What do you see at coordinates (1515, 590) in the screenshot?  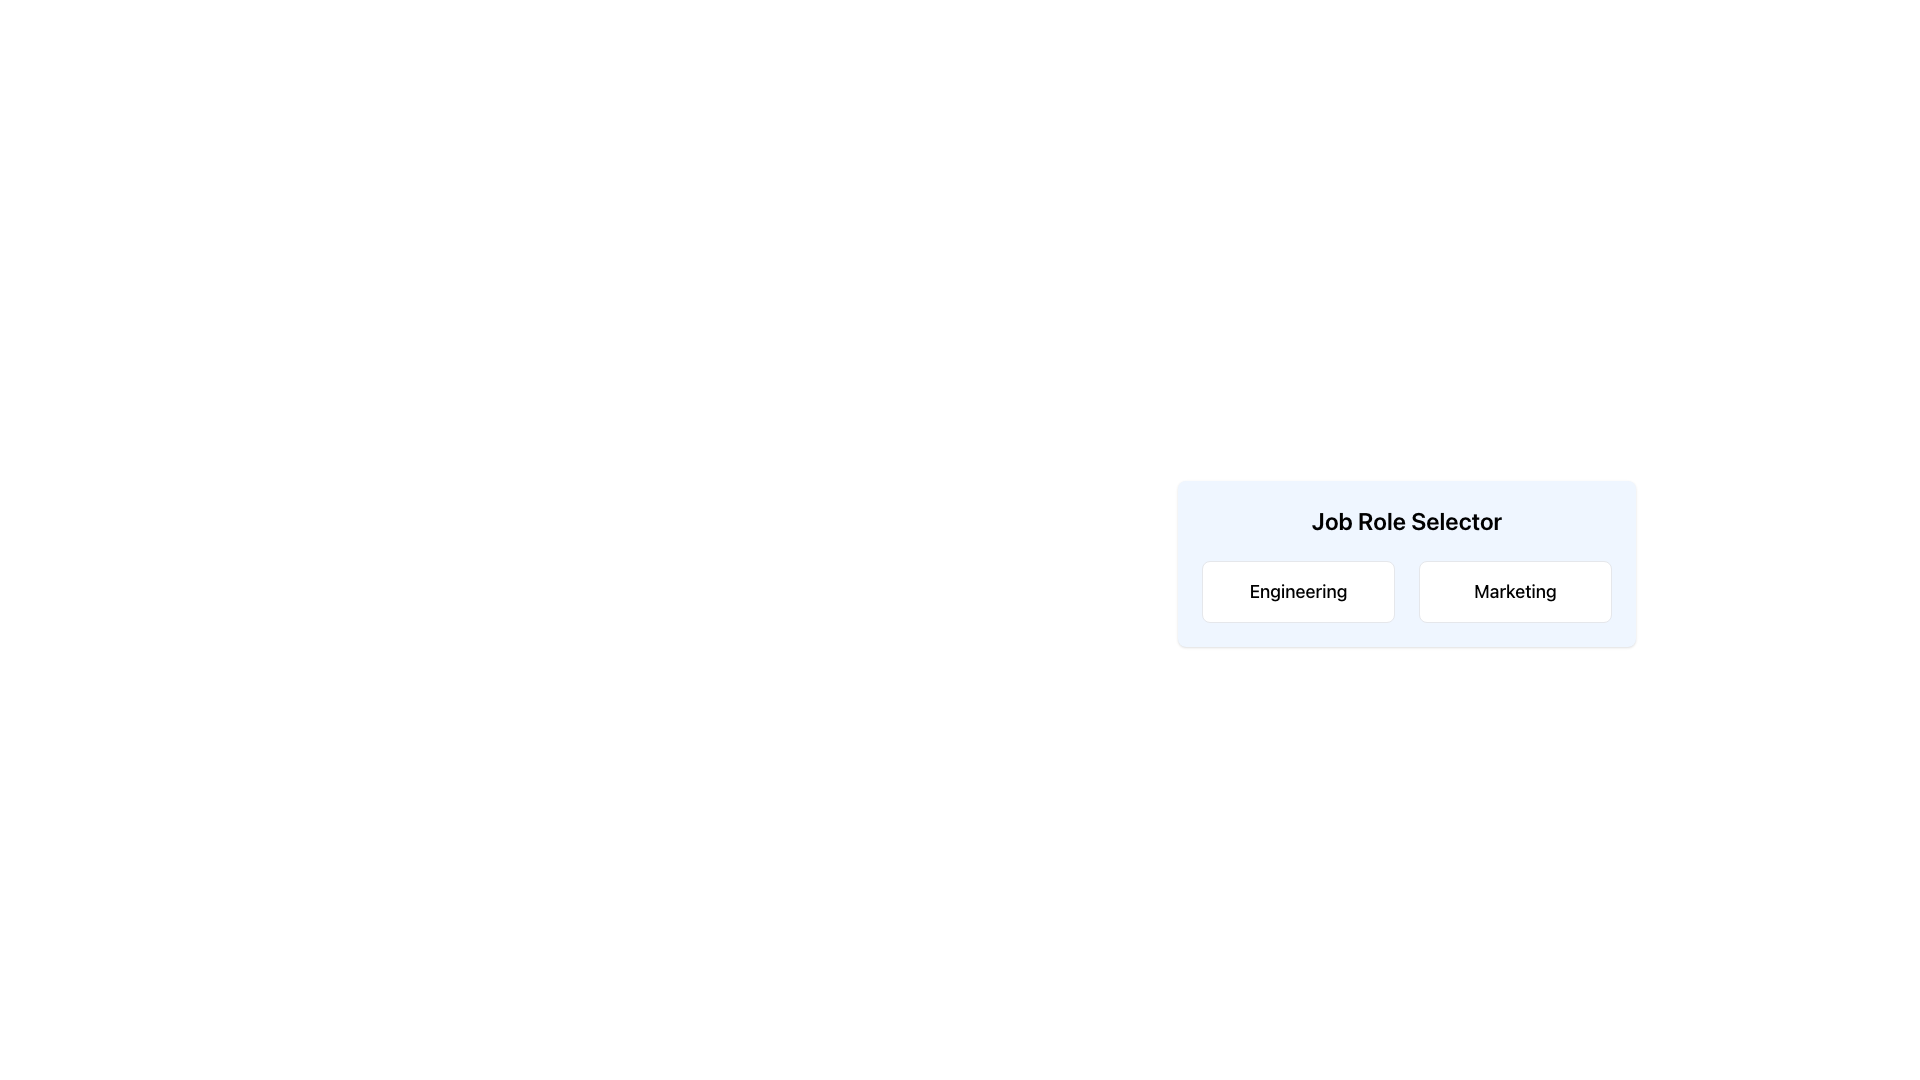 I see `the 'Marketing' text label on the second button of the 'Job Role Selector' panel` at bounding box center [1515, 590].